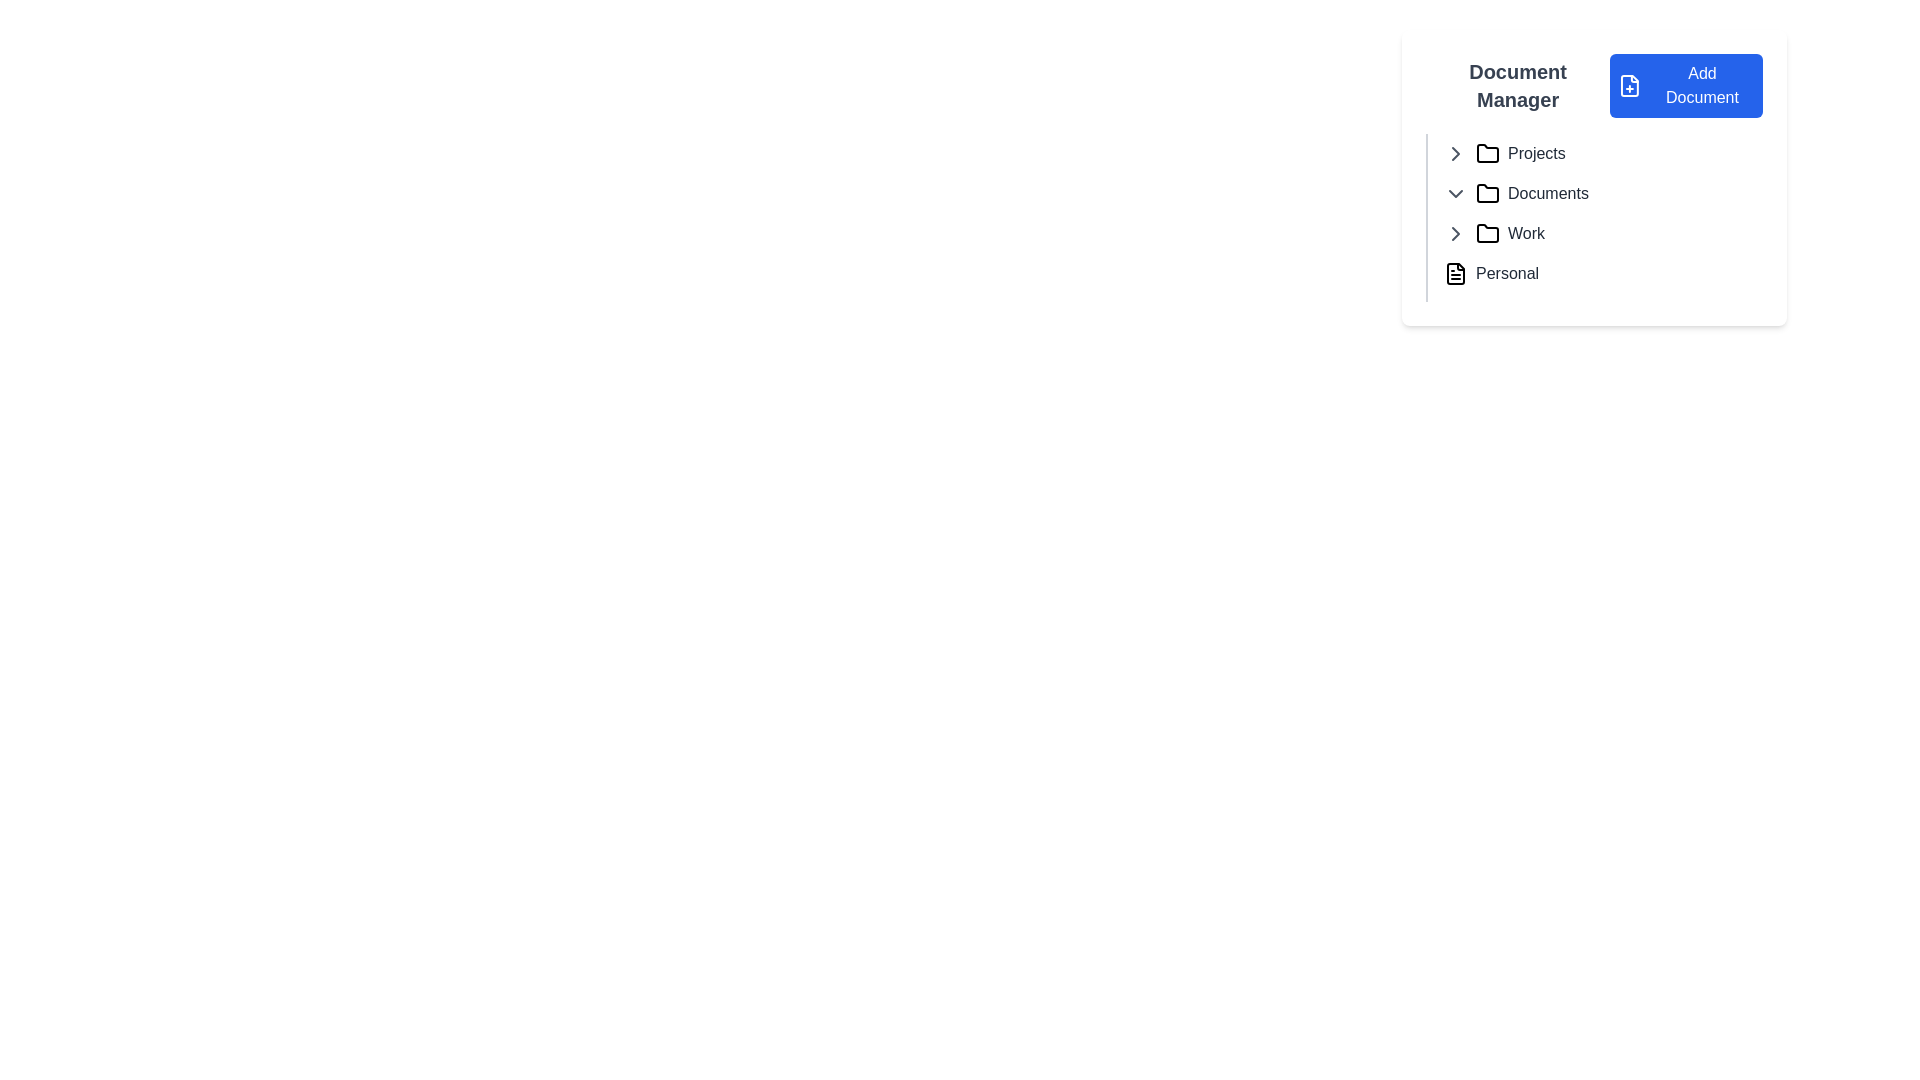 The width and height of the screenshot is (1920, 1080). What do you see at coordinates (1488, 193) in the screenshot?
I see `the 'Documents' folder icon located in the 'Document Manager' interface, positioned third among its sibling elements` at bounding box center [1488, 193].